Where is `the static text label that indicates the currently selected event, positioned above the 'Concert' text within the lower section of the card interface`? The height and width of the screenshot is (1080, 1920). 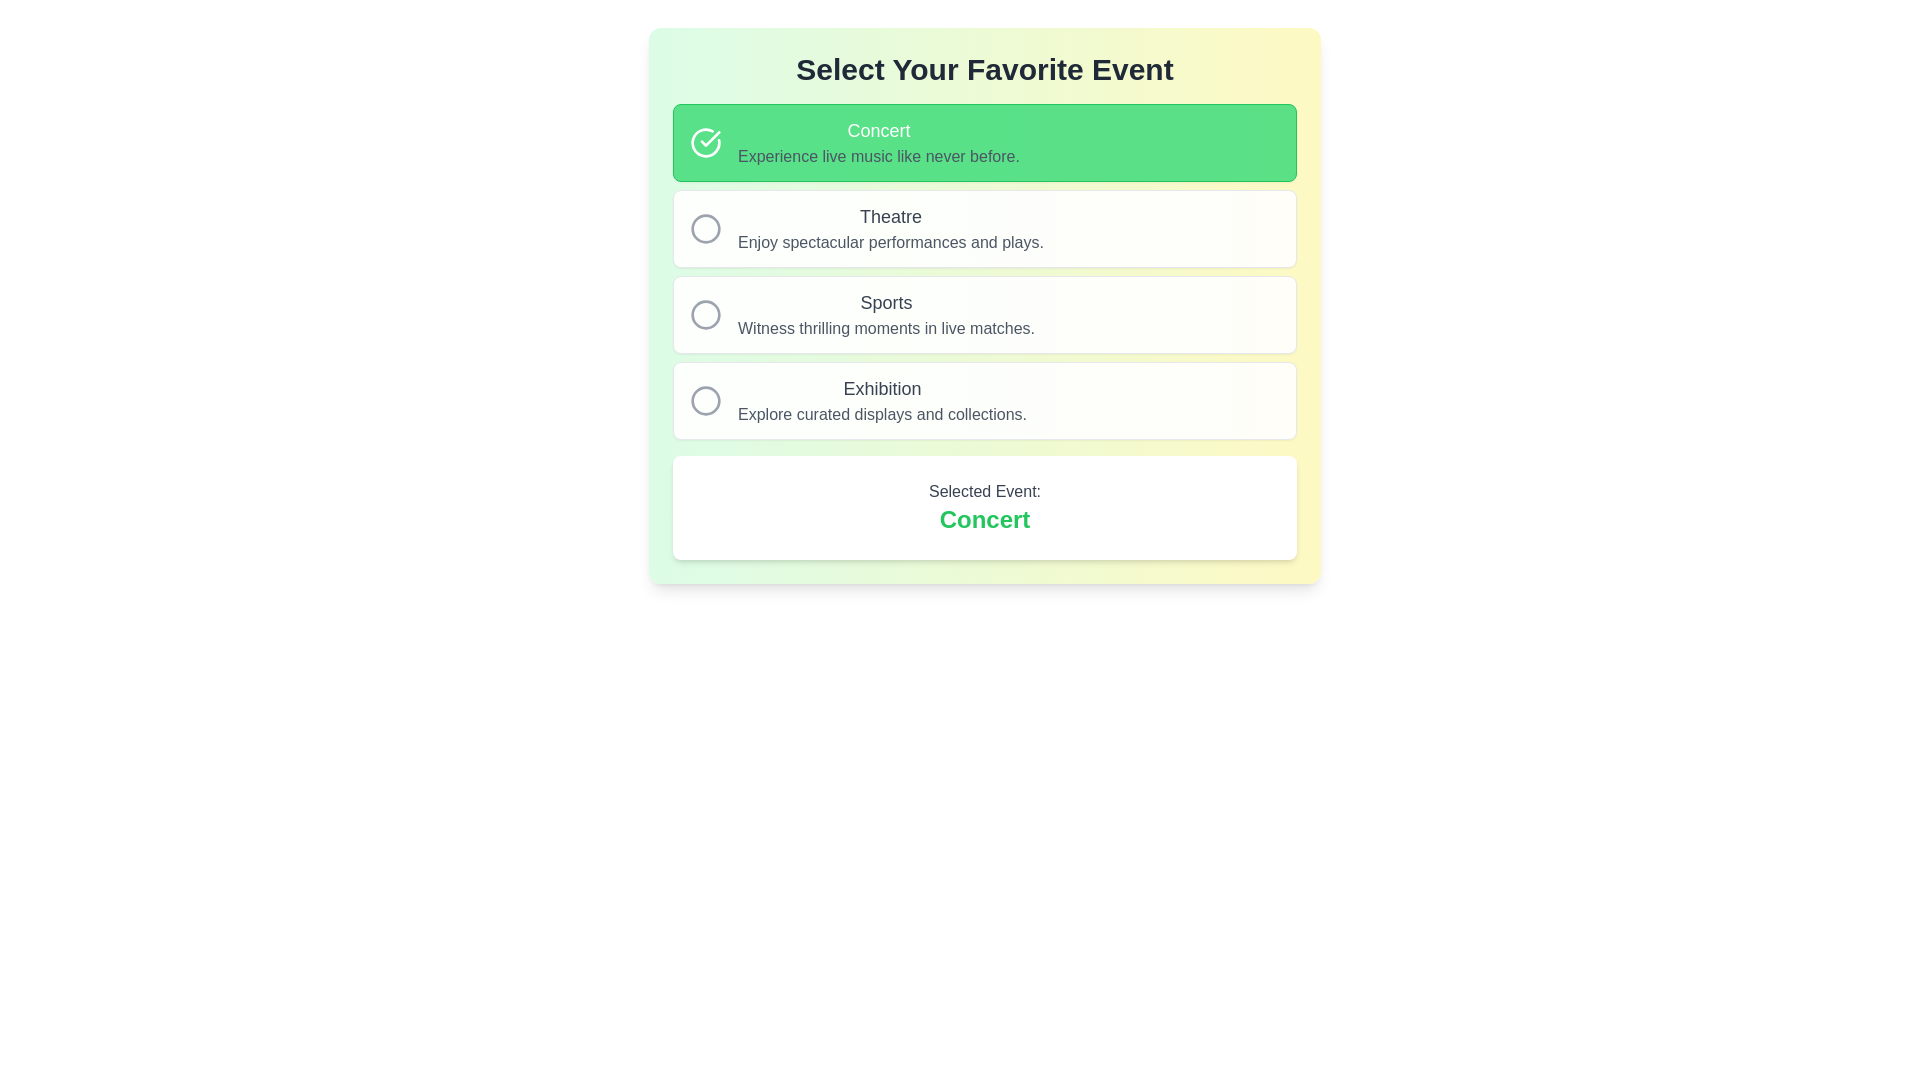
the static text label that indicates the currently selected event, positioned above the 'Concert' text within the lower section of the card interface is located at coordinates (984, 492).